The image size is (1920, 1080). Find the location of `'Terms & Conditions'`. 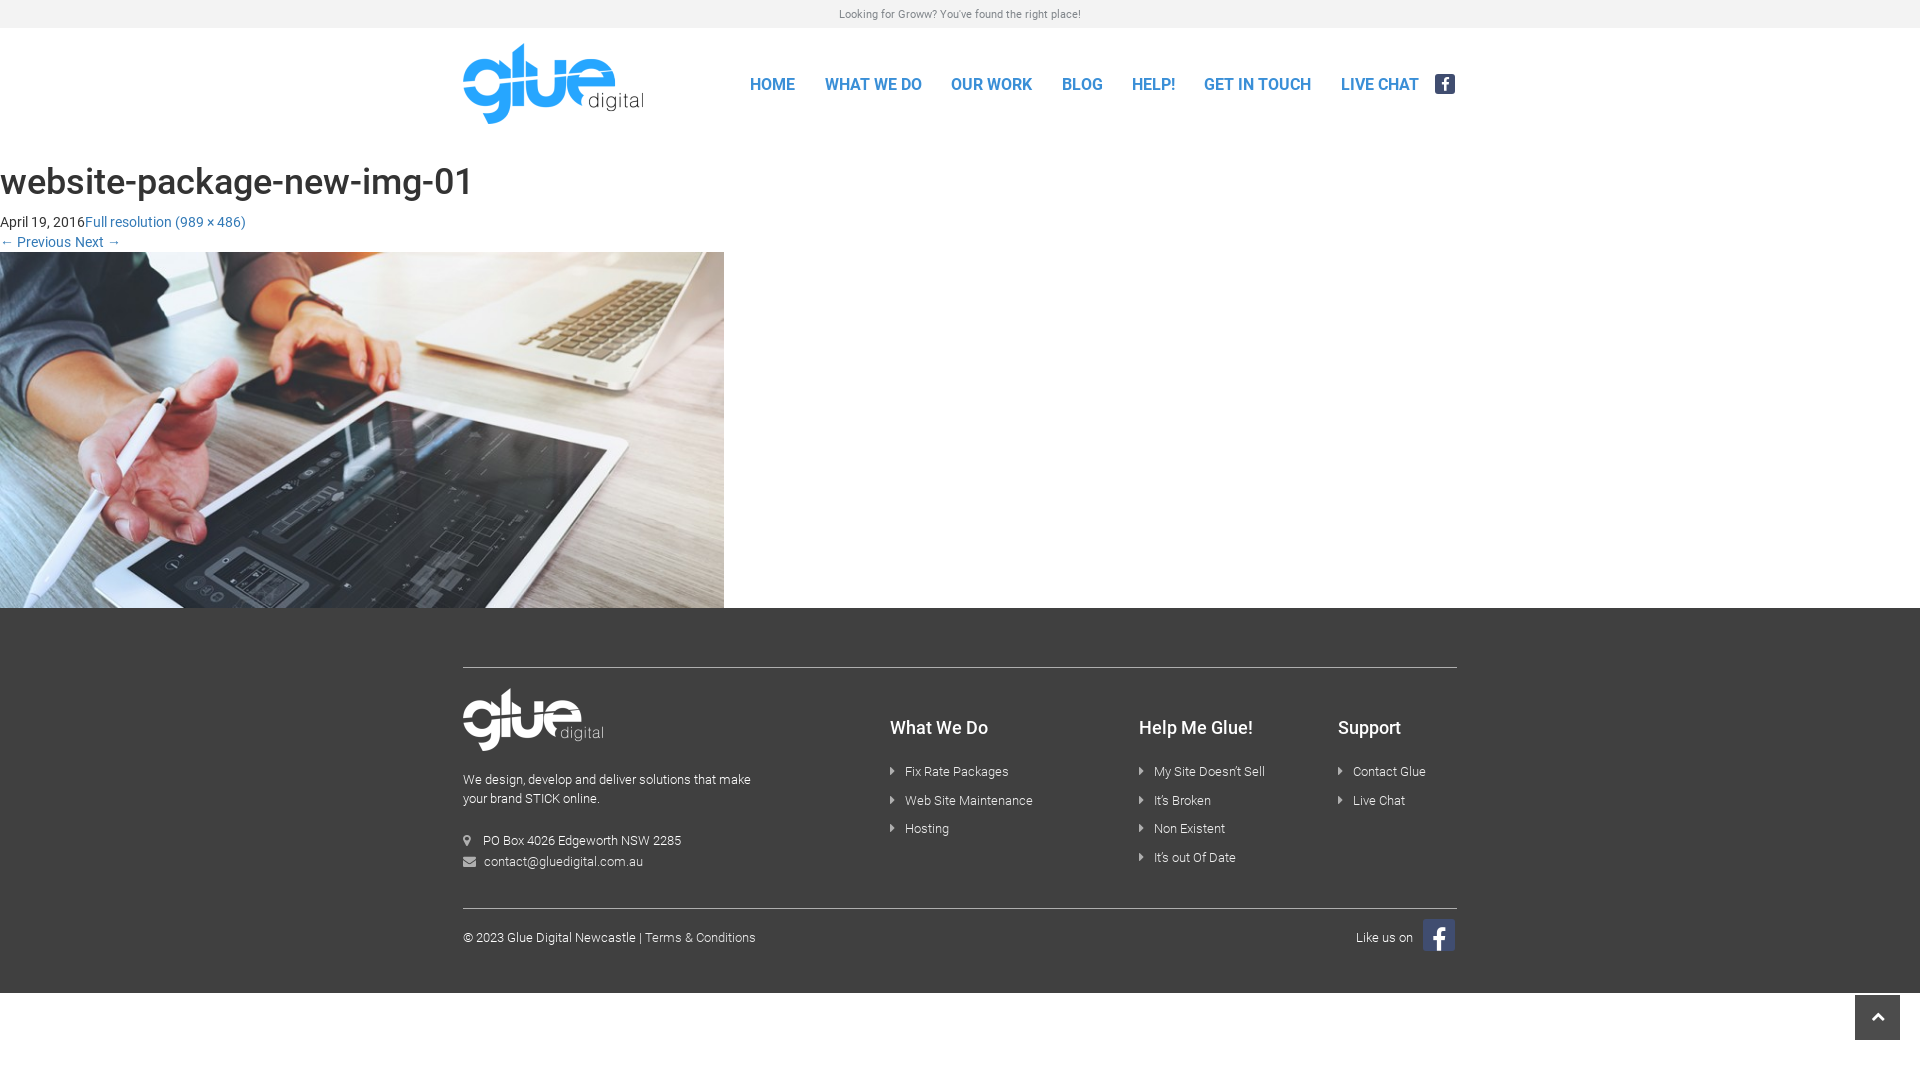

'Terms & Conditions' is located at coordinates (700, 937).